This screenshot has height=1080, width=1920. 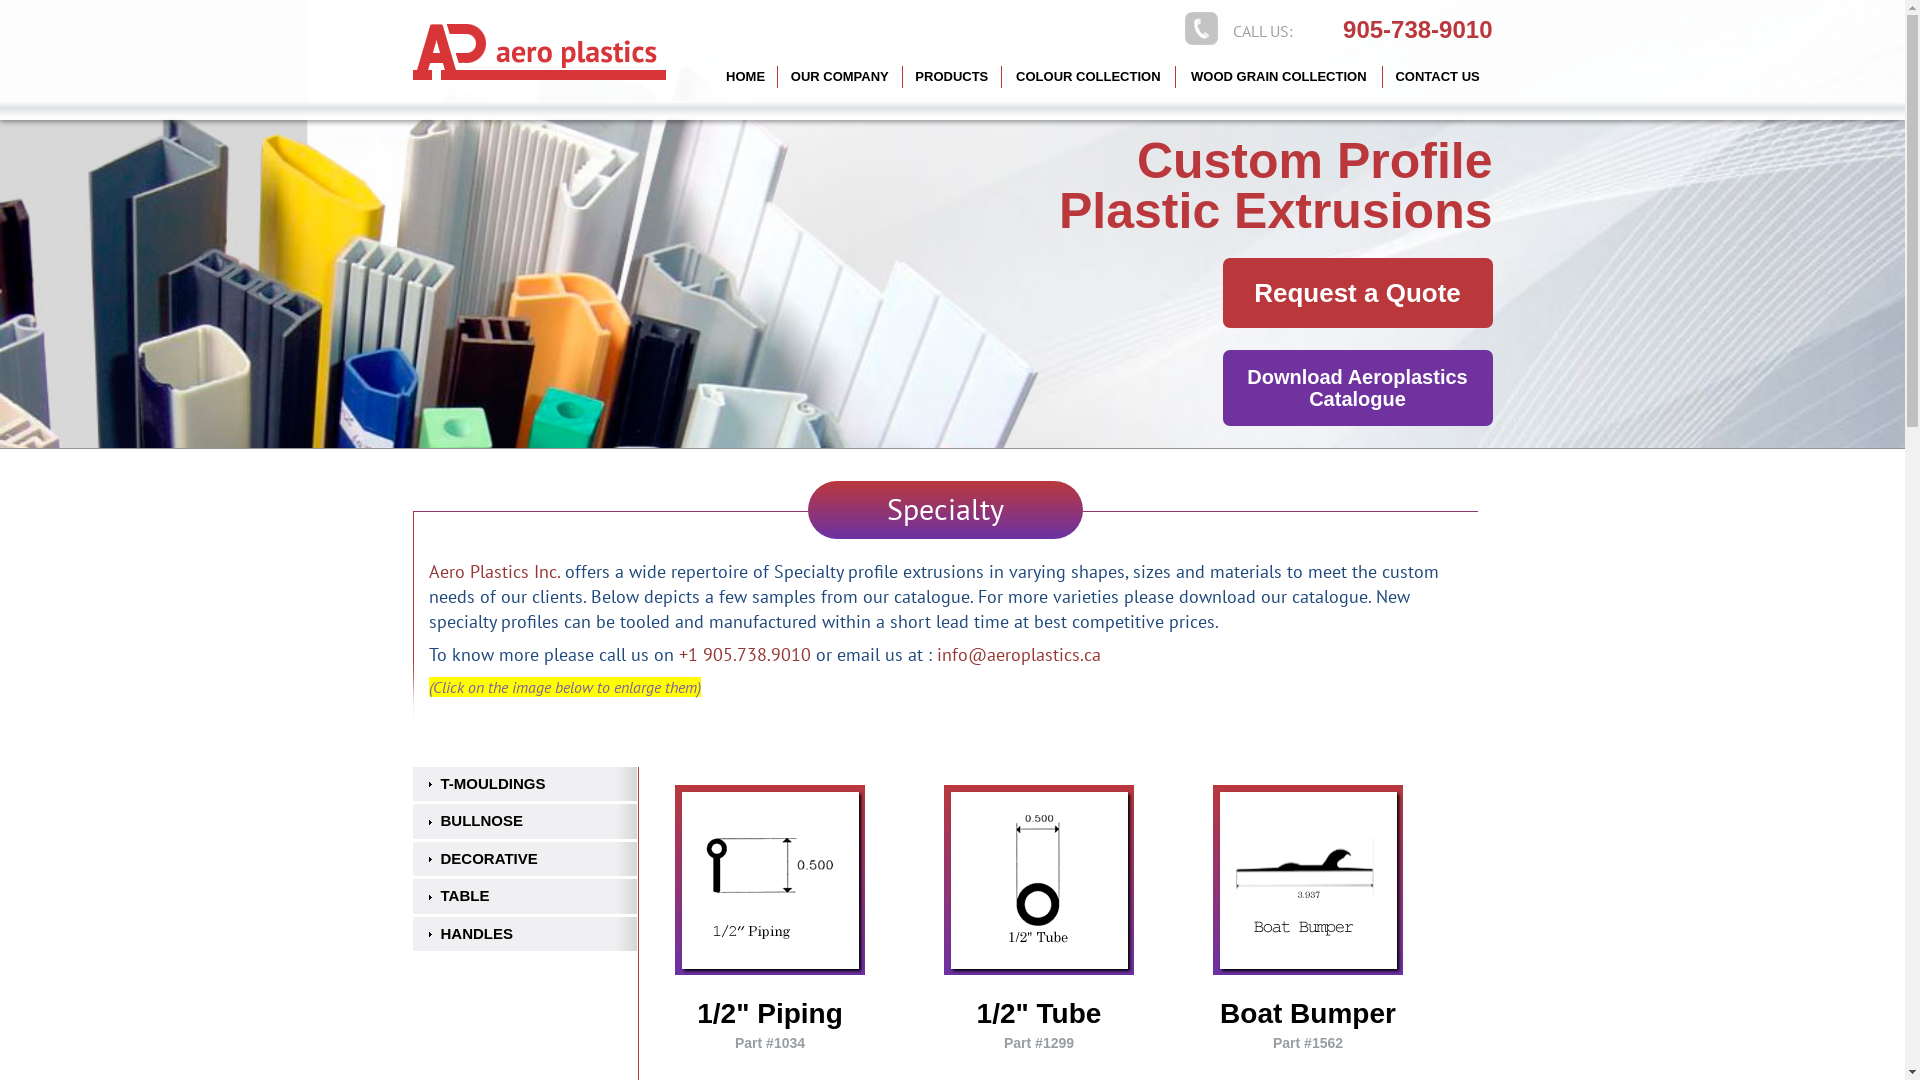 What do you see at coordinates (1278, 76) in the screenshot?
I see `'WOOD GRAIN COLLECTION'` at bounding box center [1278, 76].